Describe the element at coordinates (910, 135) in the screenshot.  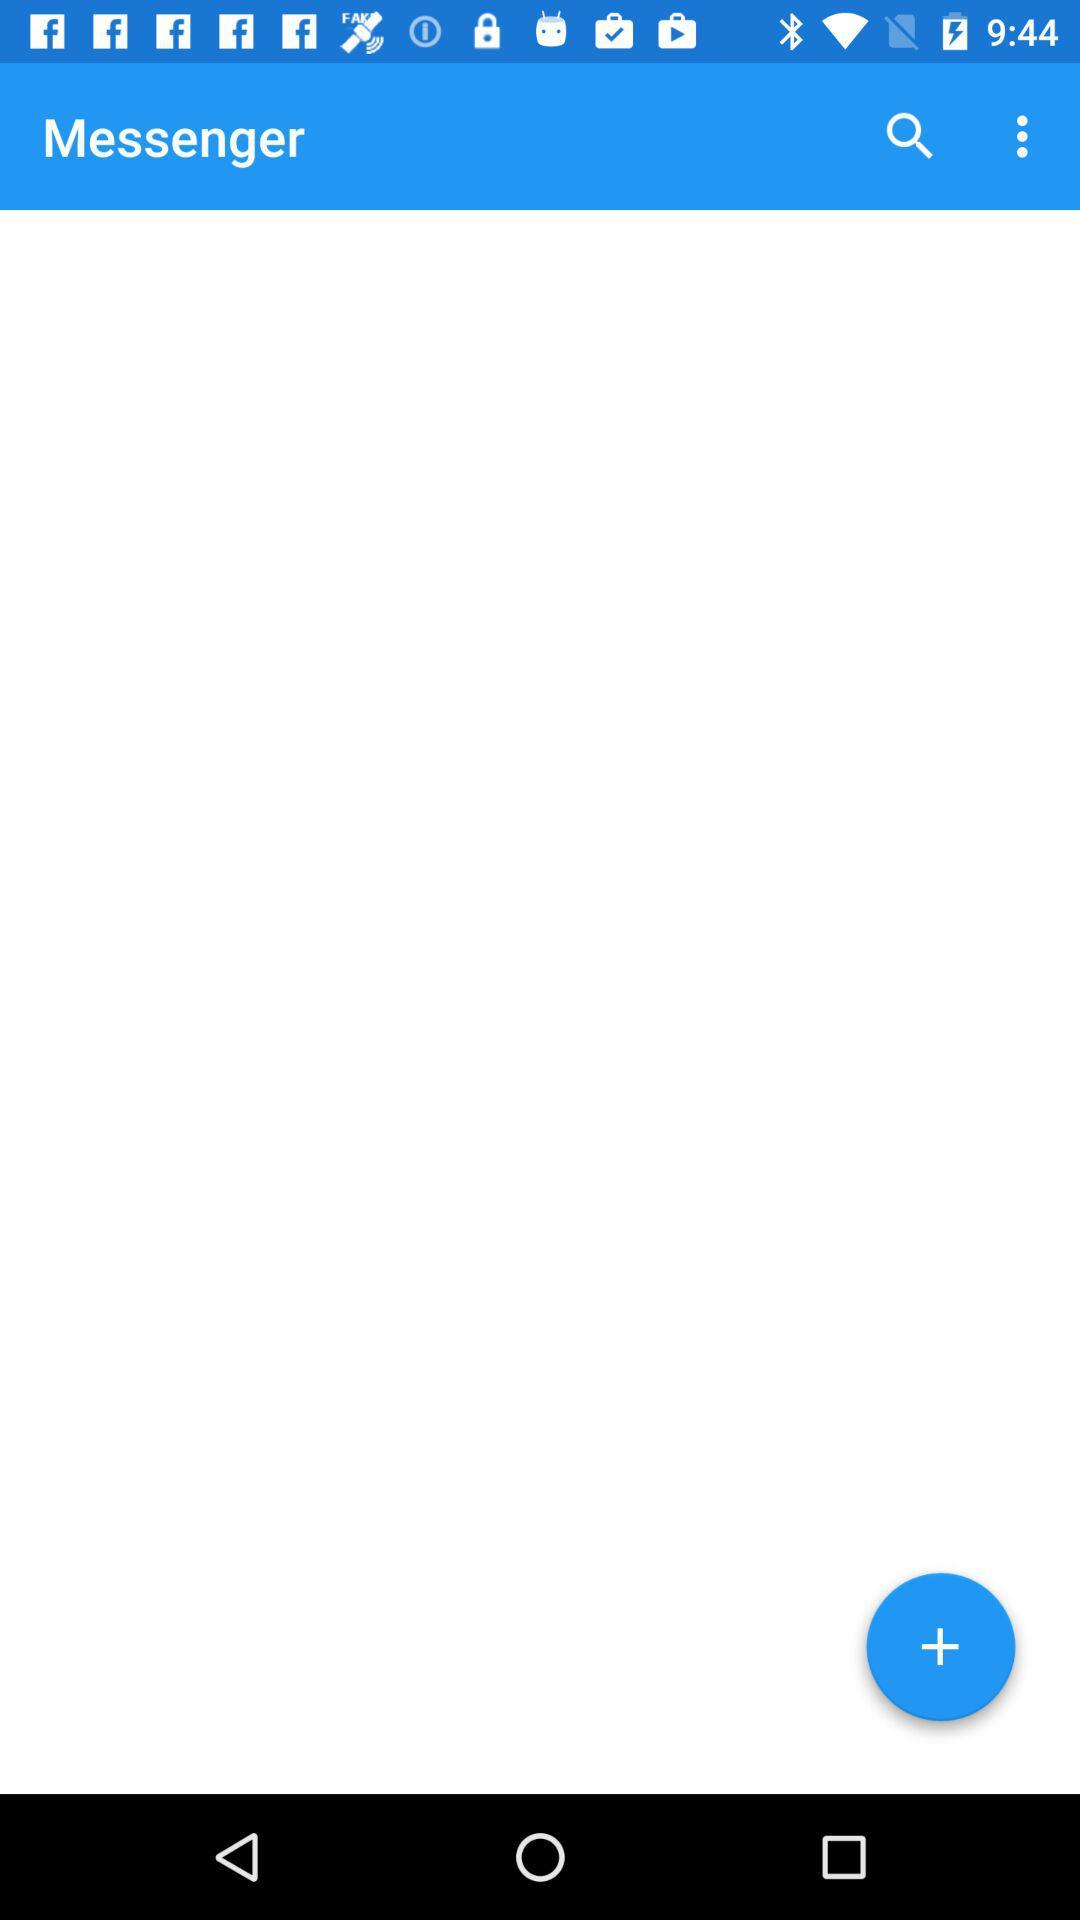
I see `the app to the right of messenger app` at that location.